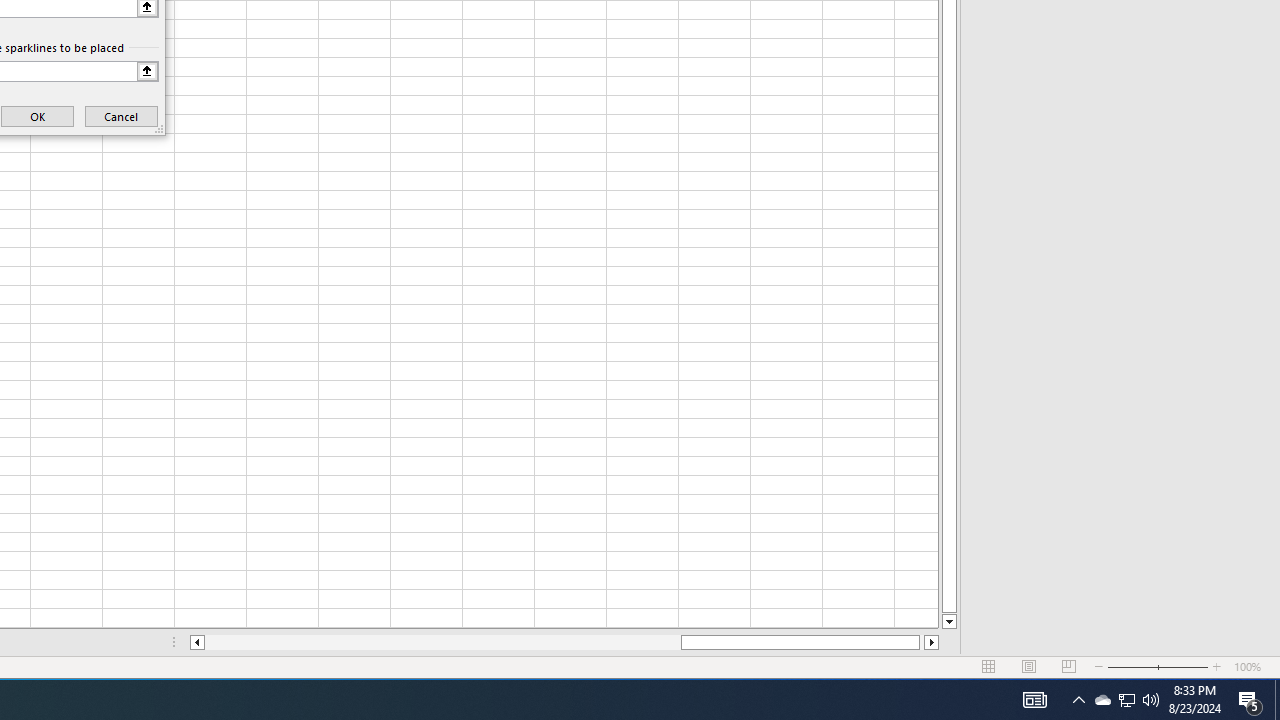  What do you see at coordinates (441, 642) in the screenshot?
I see `'Page left'` at bounding box center [441, 642].